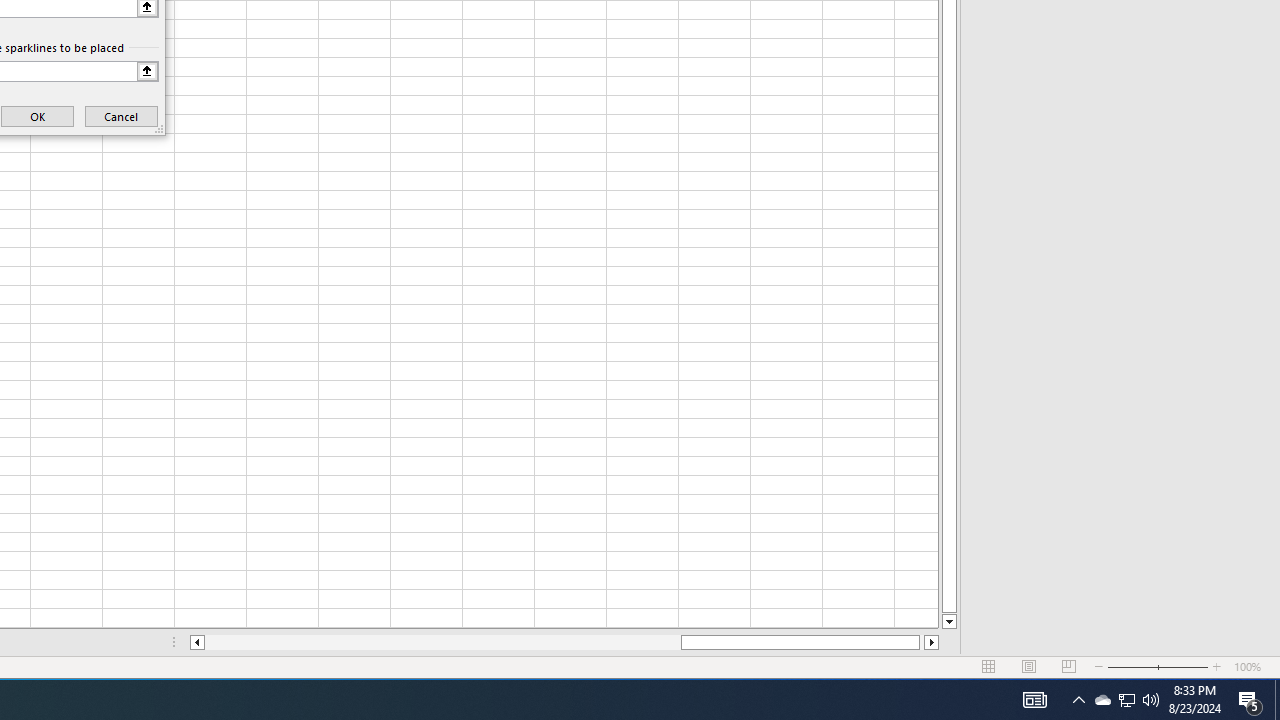  What do you see at coordinates (441, 642) in the screenshot?
I see `'Page left'` at bounding box center [441, 642].